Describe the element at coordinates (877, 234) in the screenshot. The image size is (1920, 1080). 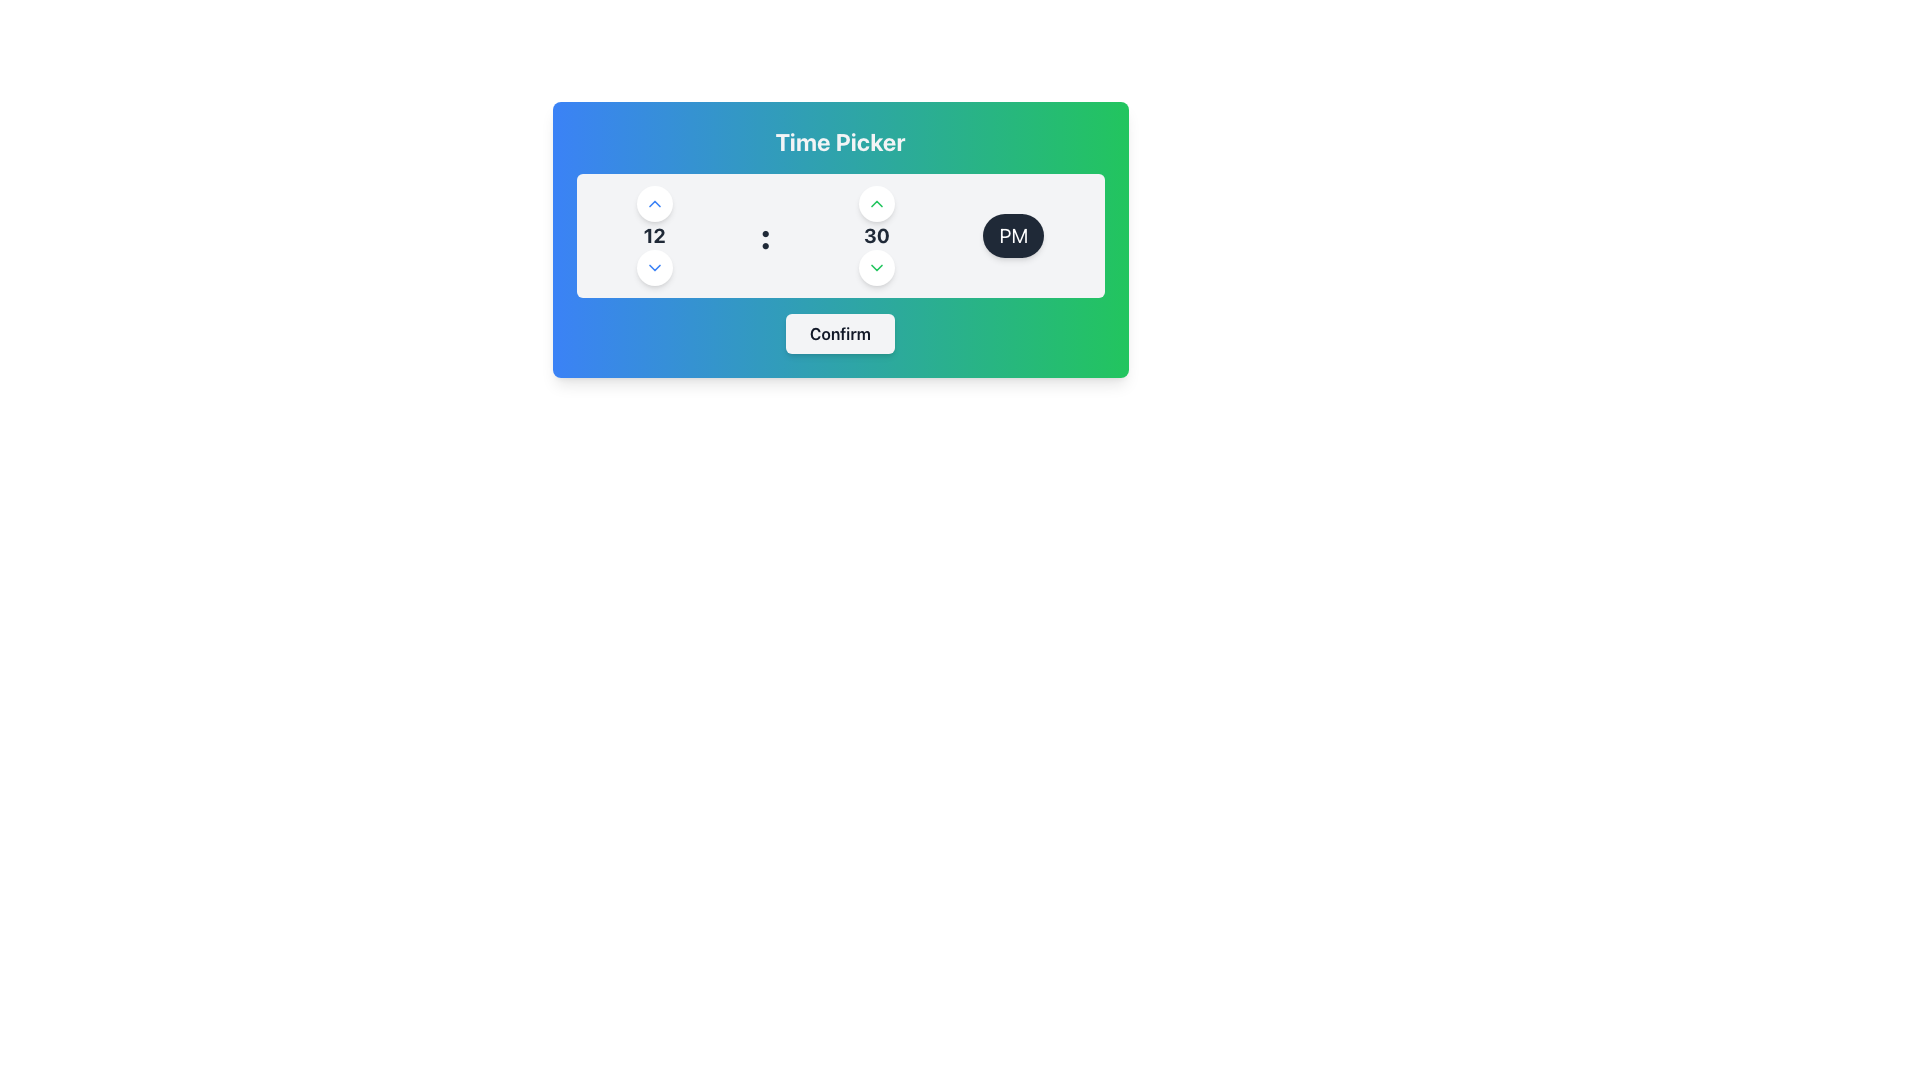
I see `the Text Display element that shows the currently selected minute value in the time picker interface, located to the right of the hour selection column and left of the 'PM' toggle button` at that location.